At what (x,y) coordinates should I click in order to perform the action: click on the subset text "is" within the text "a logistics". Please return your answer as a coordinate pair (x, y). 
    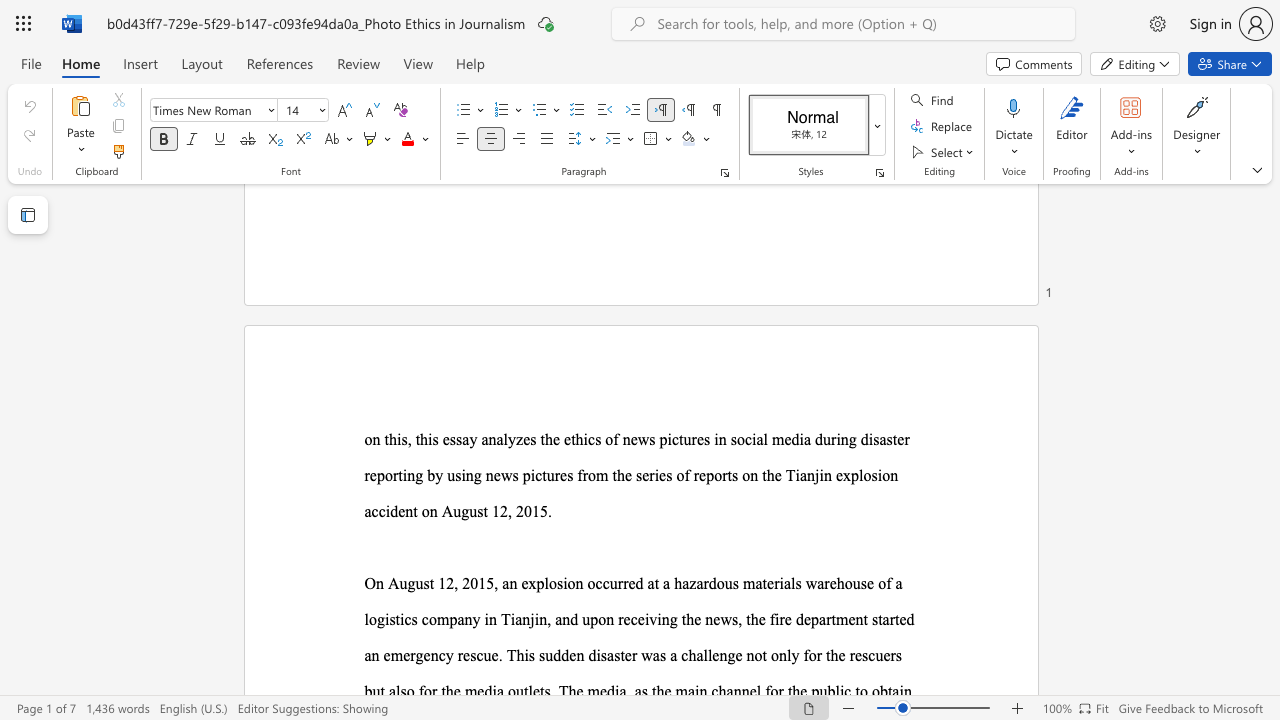
    Looking at the image, I should click on (384, 618).